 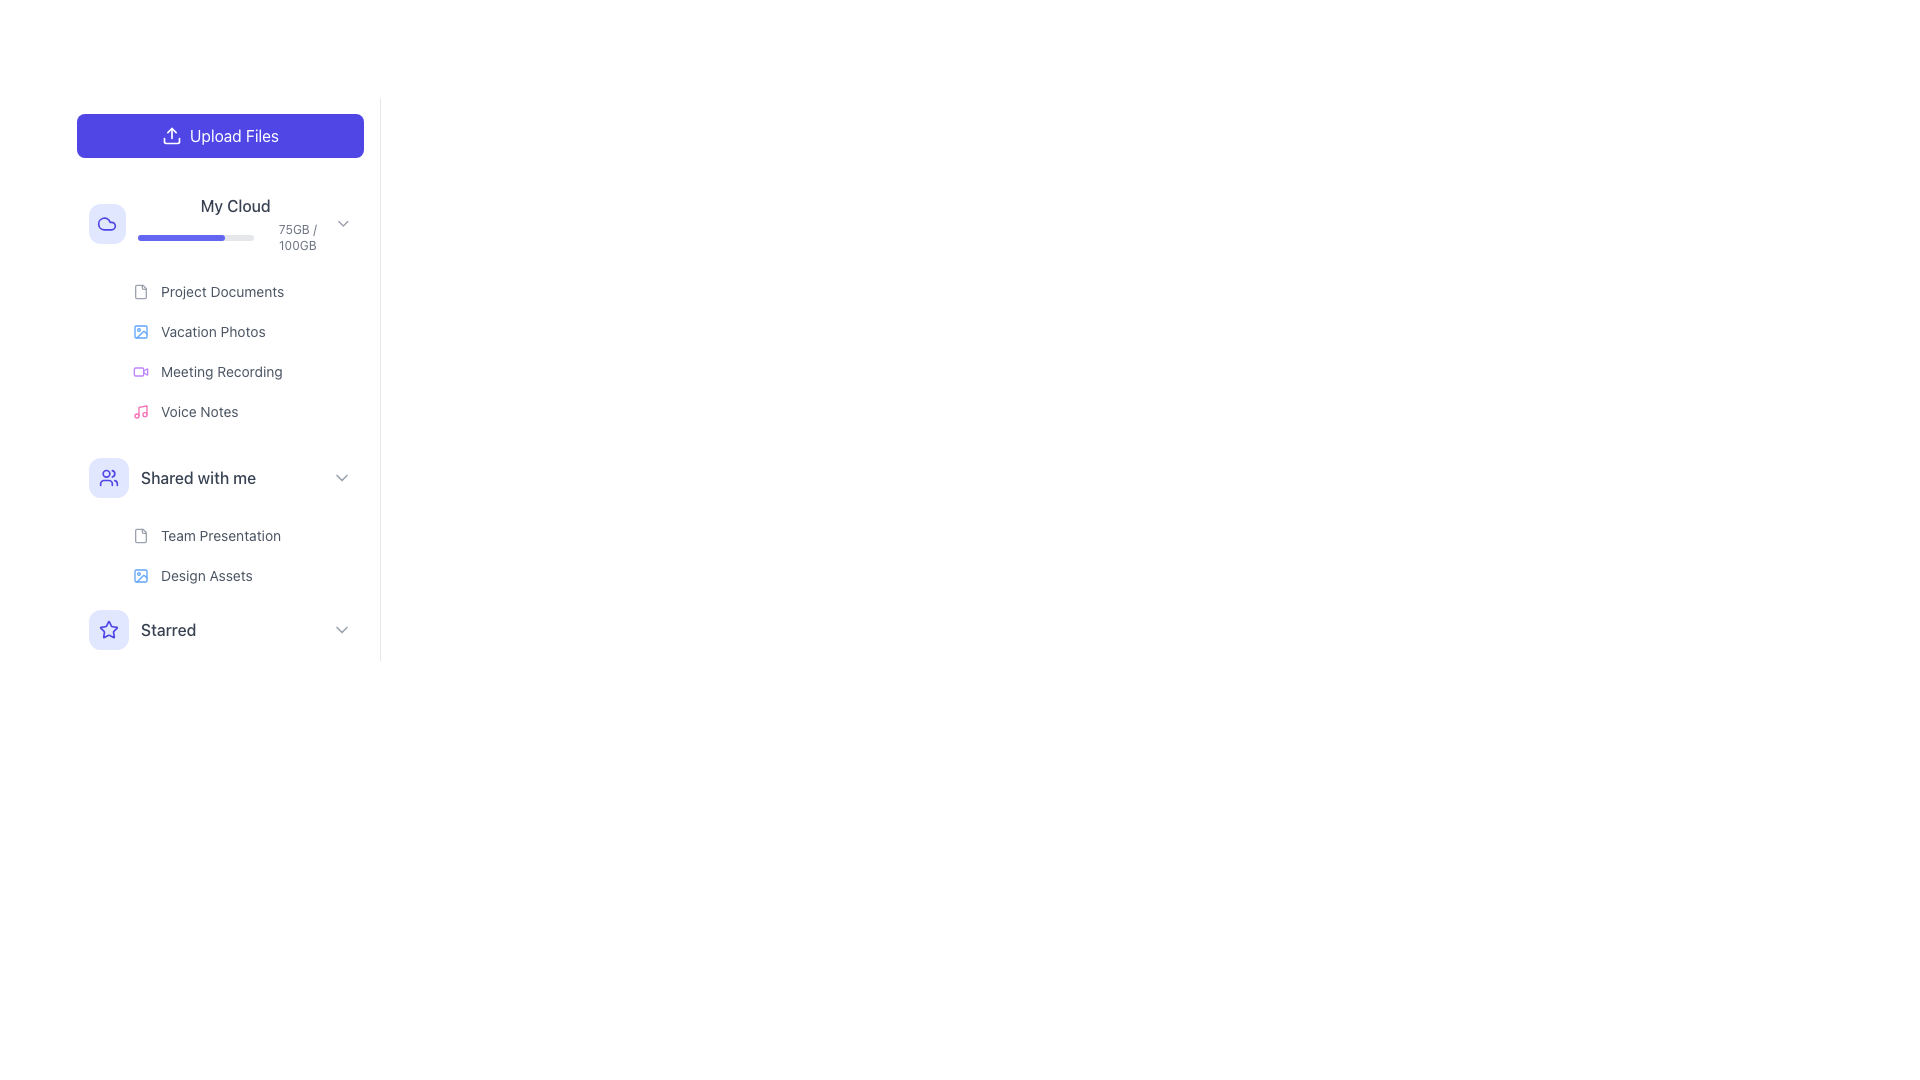 What do you see at coordinates (243, 575) in the screenshot?
I see `the second item labeled 'Design Assets' with a blue picture frame icon in the 'Shared with me' section` at bounding box center [243, 575].